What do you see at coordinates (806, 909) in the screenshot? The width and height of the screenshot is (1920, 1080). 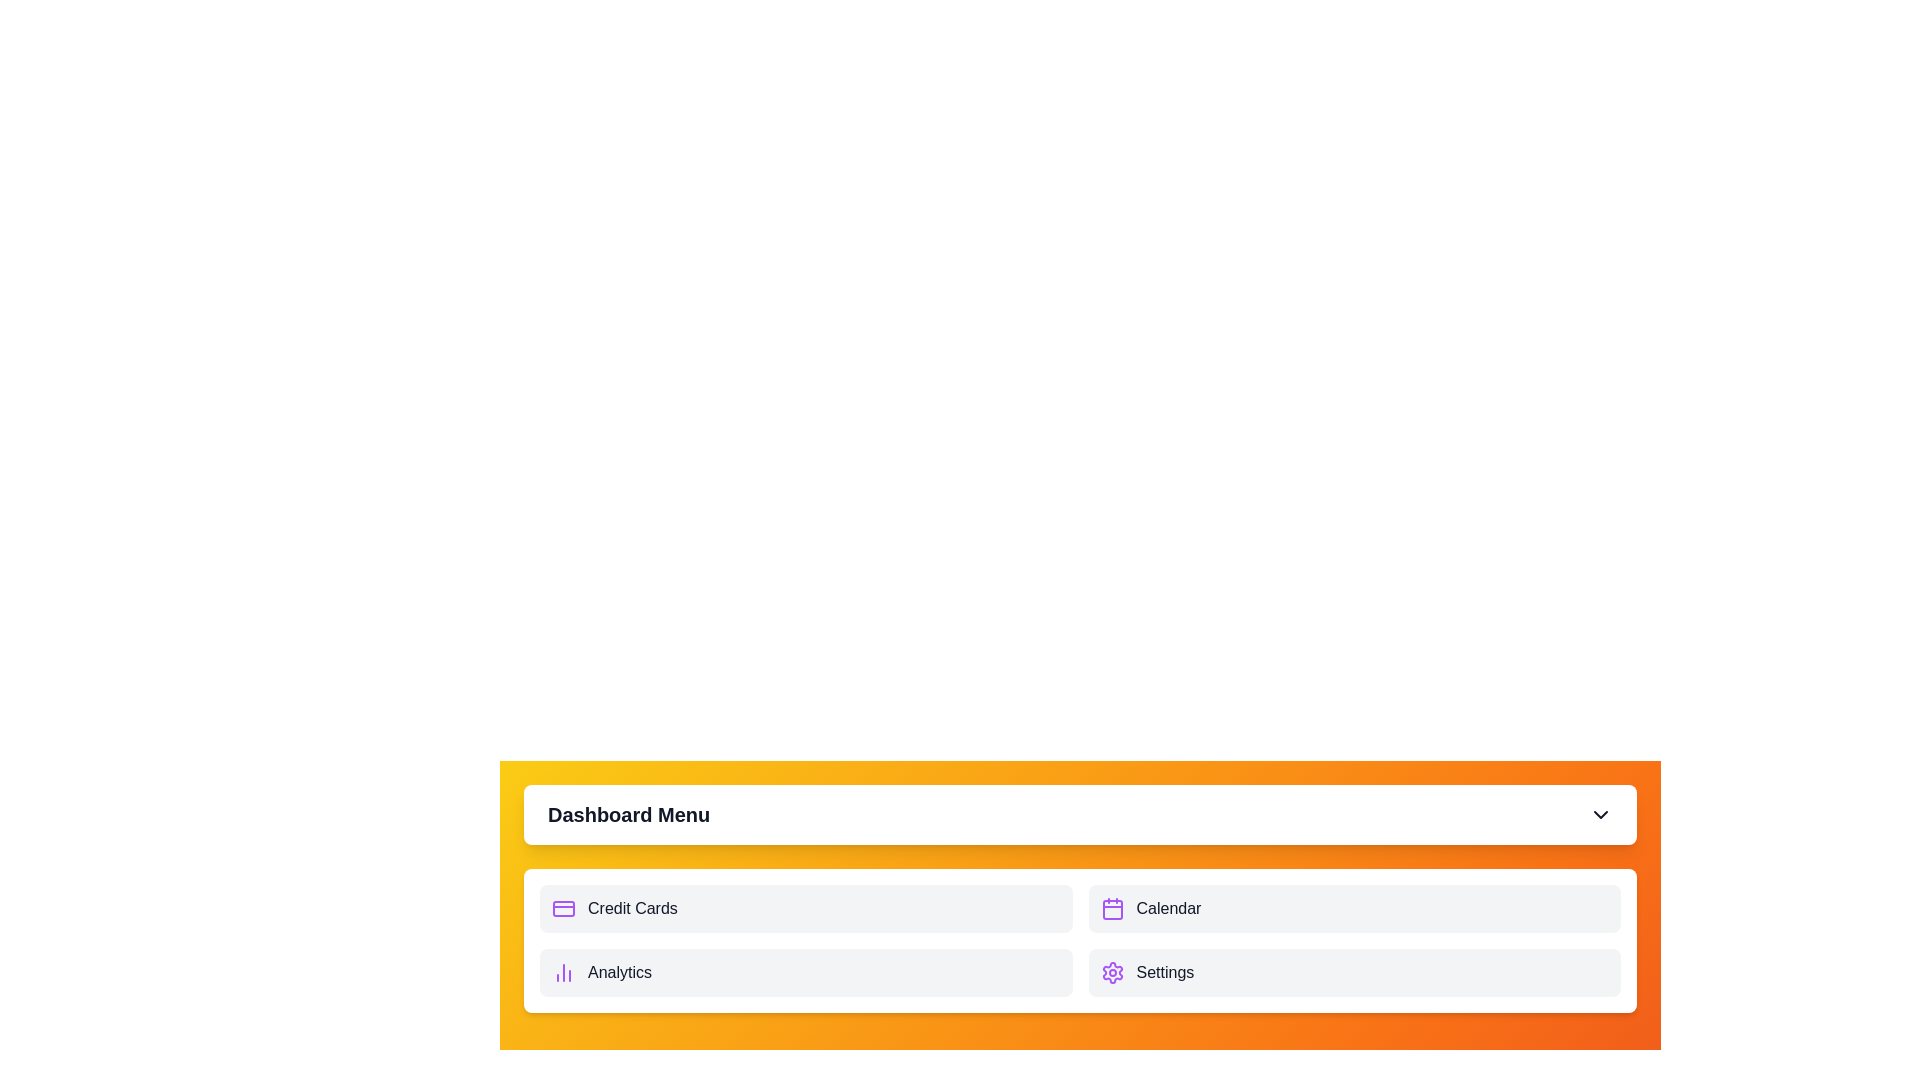 I see `the menu item Credit Cards` at bounding box center [806, 909].